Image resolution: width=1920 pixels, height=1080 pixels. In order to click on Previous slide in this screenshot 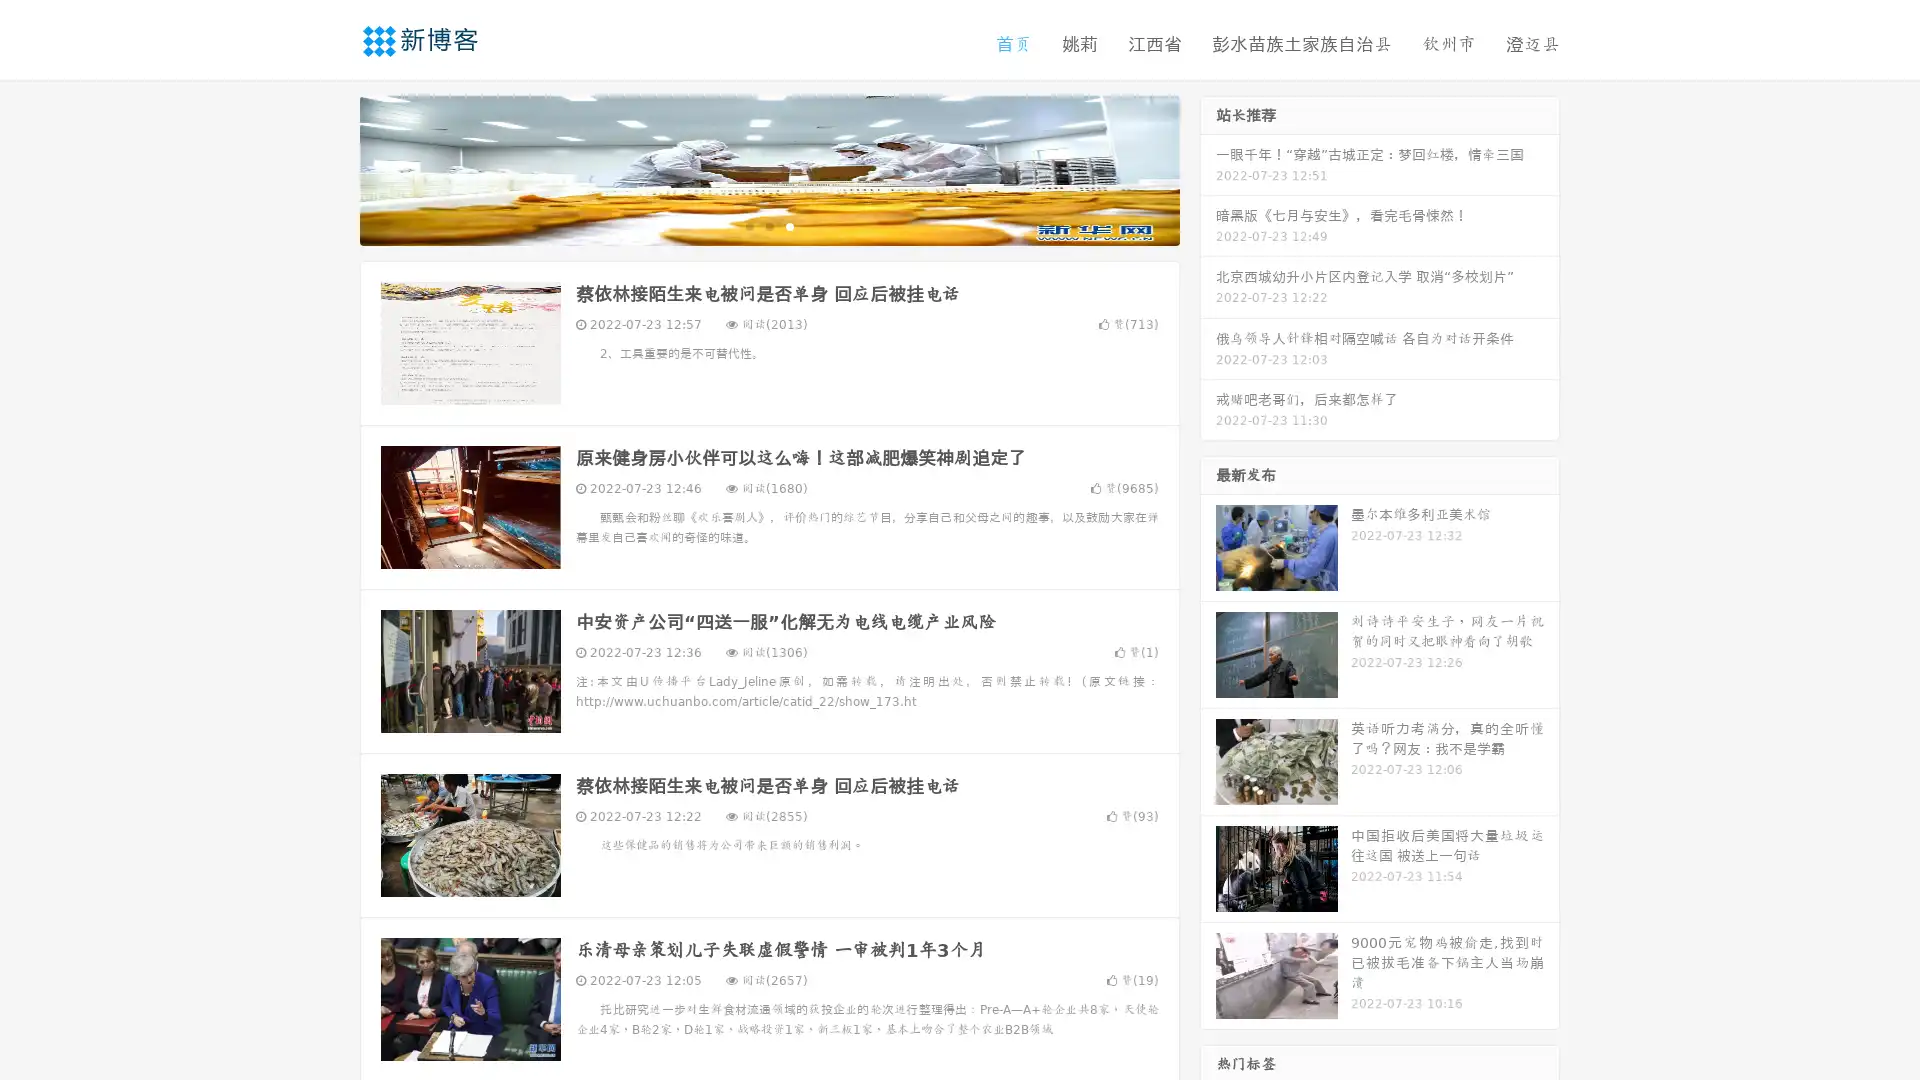, I will do `click(330, 168)`.